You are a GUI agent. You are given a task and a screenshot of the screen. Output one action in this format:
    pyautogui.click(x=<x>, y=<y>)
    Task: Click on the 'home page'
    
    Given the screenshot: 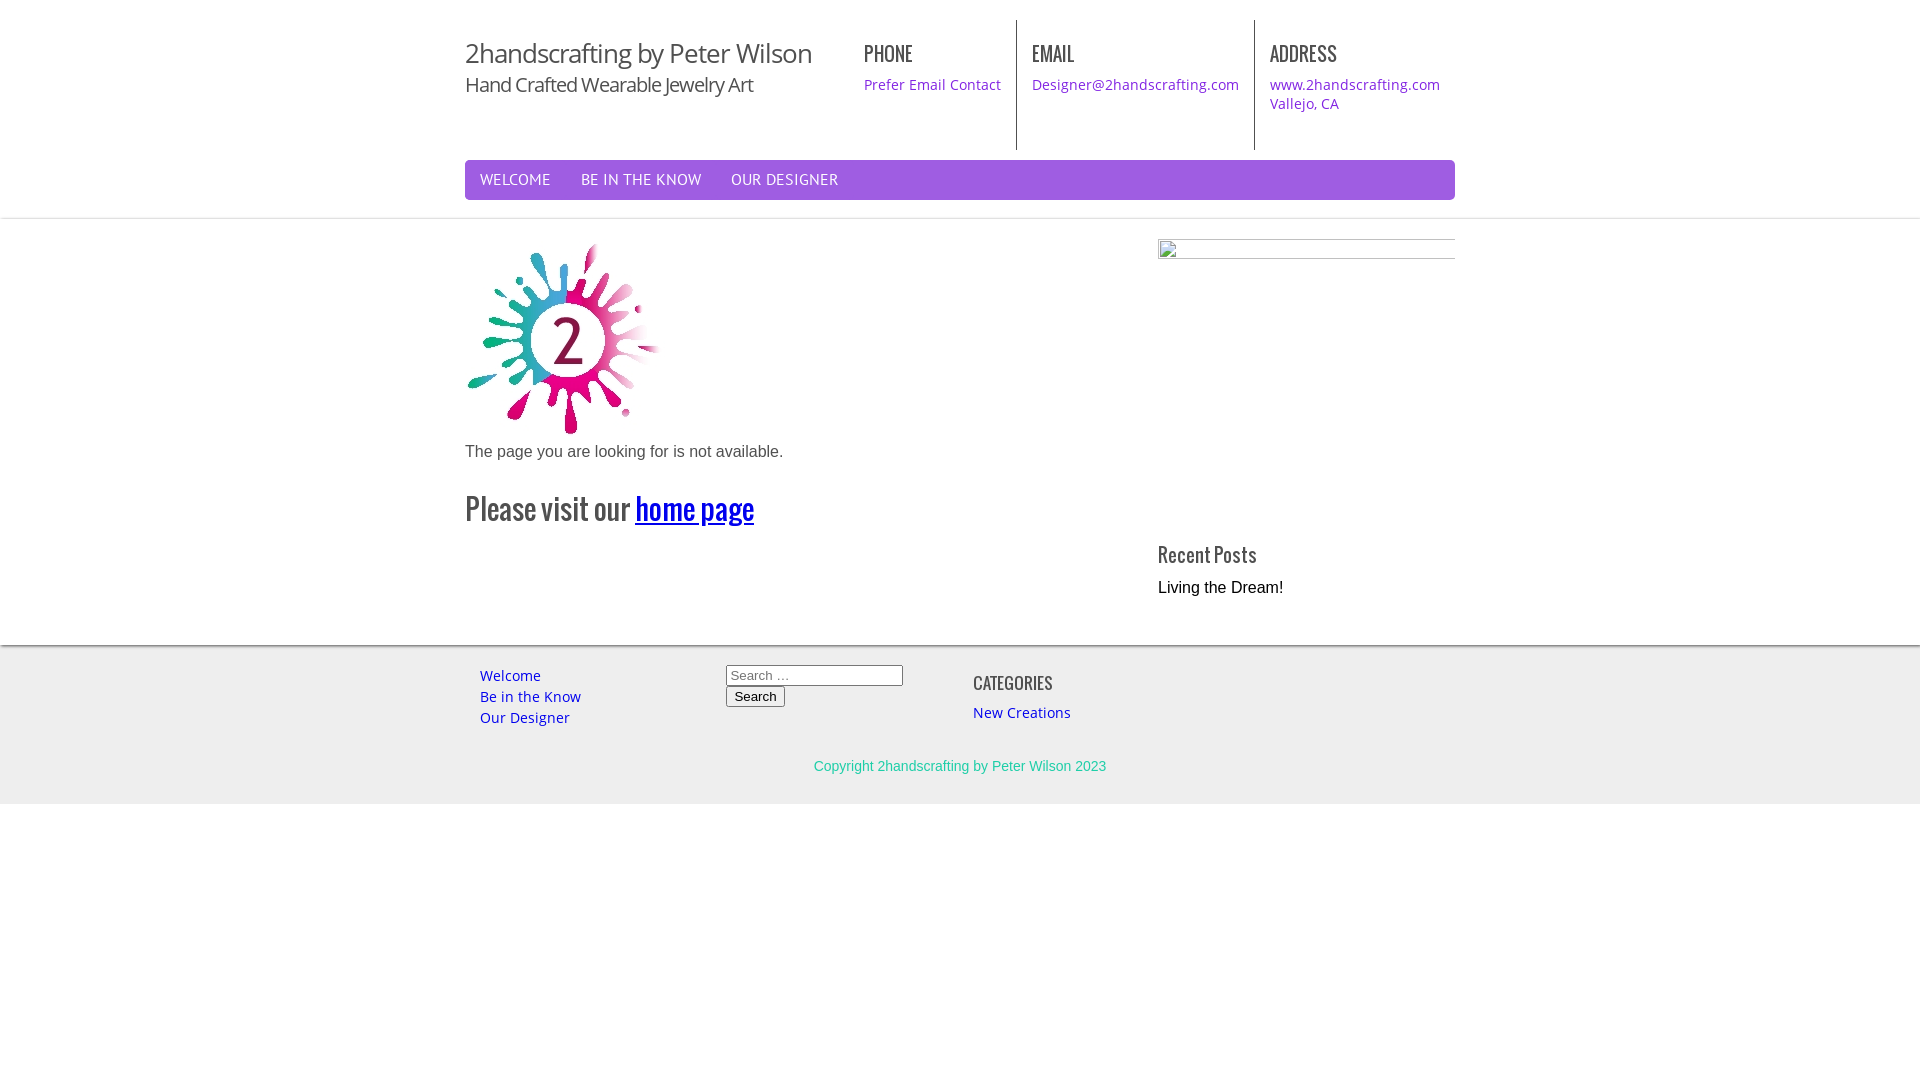 What is the action you would take?
    pyautogui.click(x=694, y=508)
    